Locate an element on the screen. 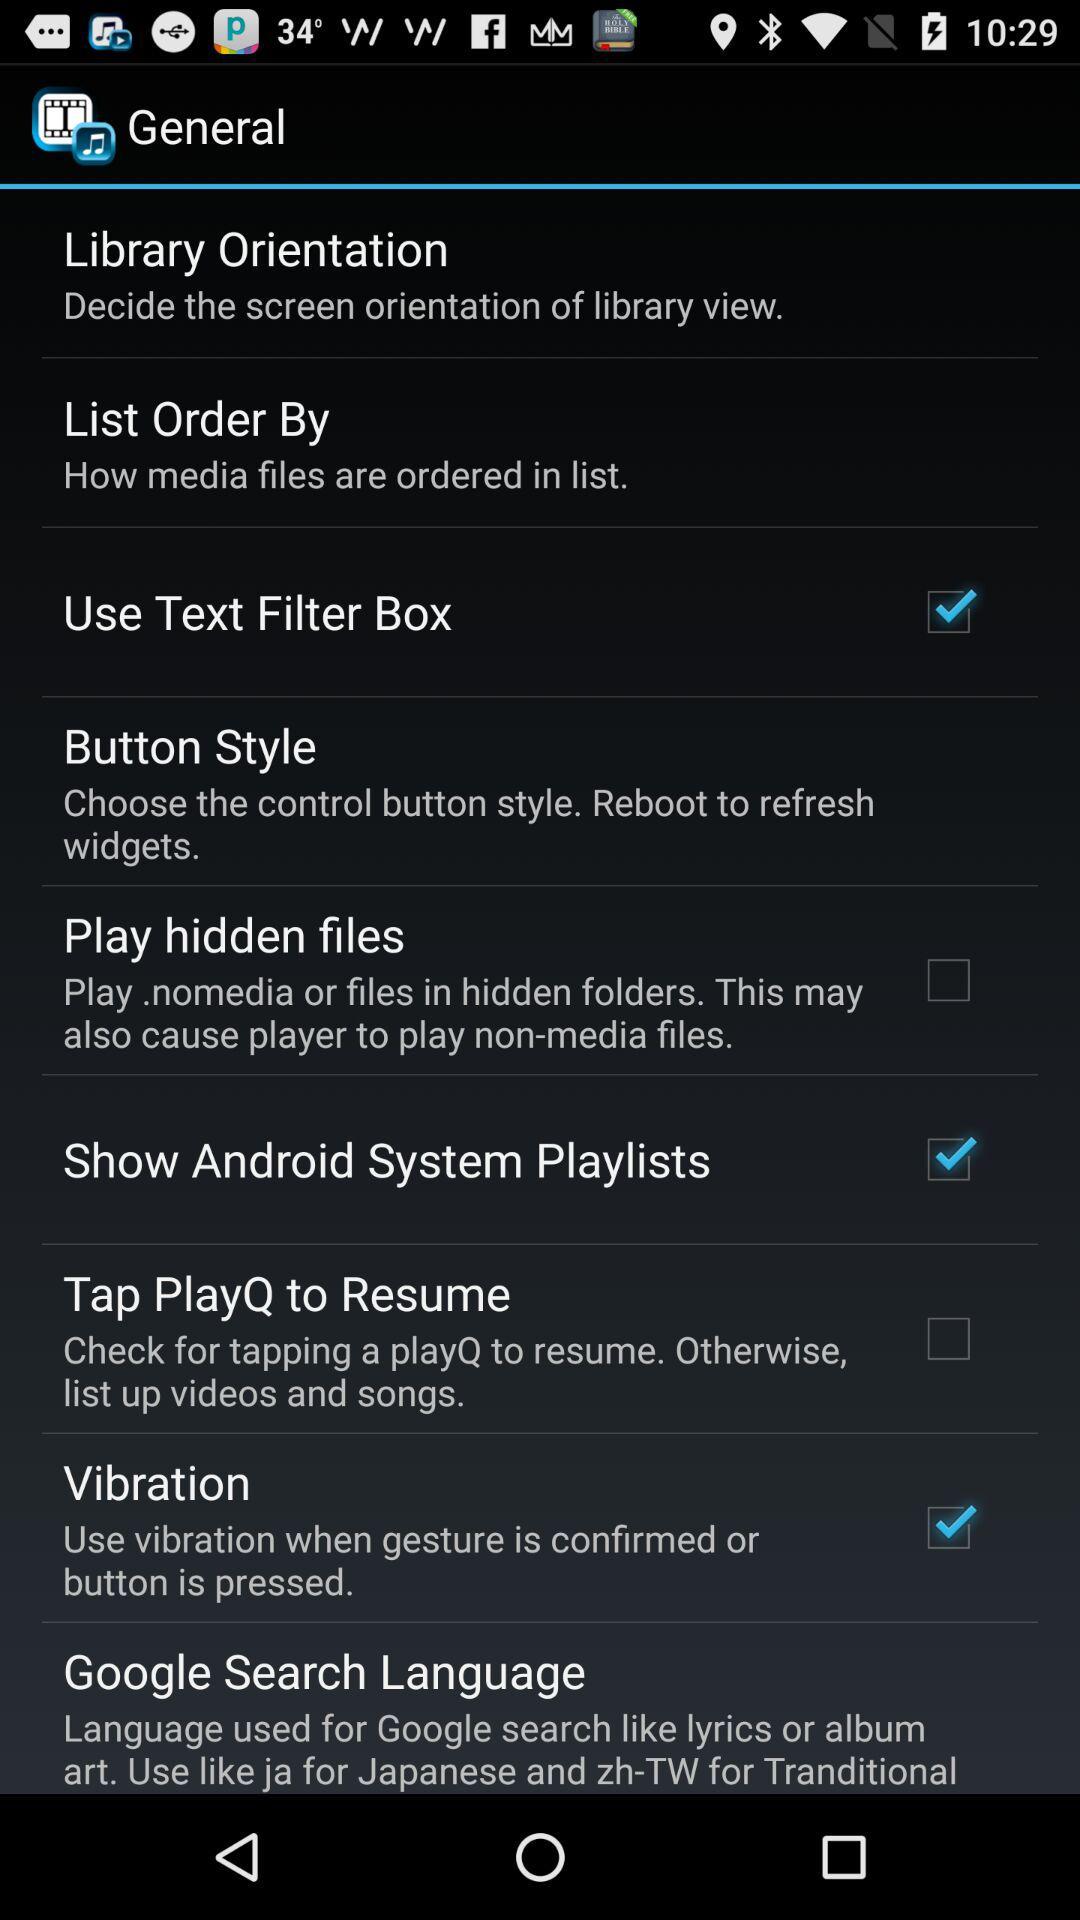 The width and height of the screenshot is (1080, 1920). app above the button style is located at coordinates (256, 610).